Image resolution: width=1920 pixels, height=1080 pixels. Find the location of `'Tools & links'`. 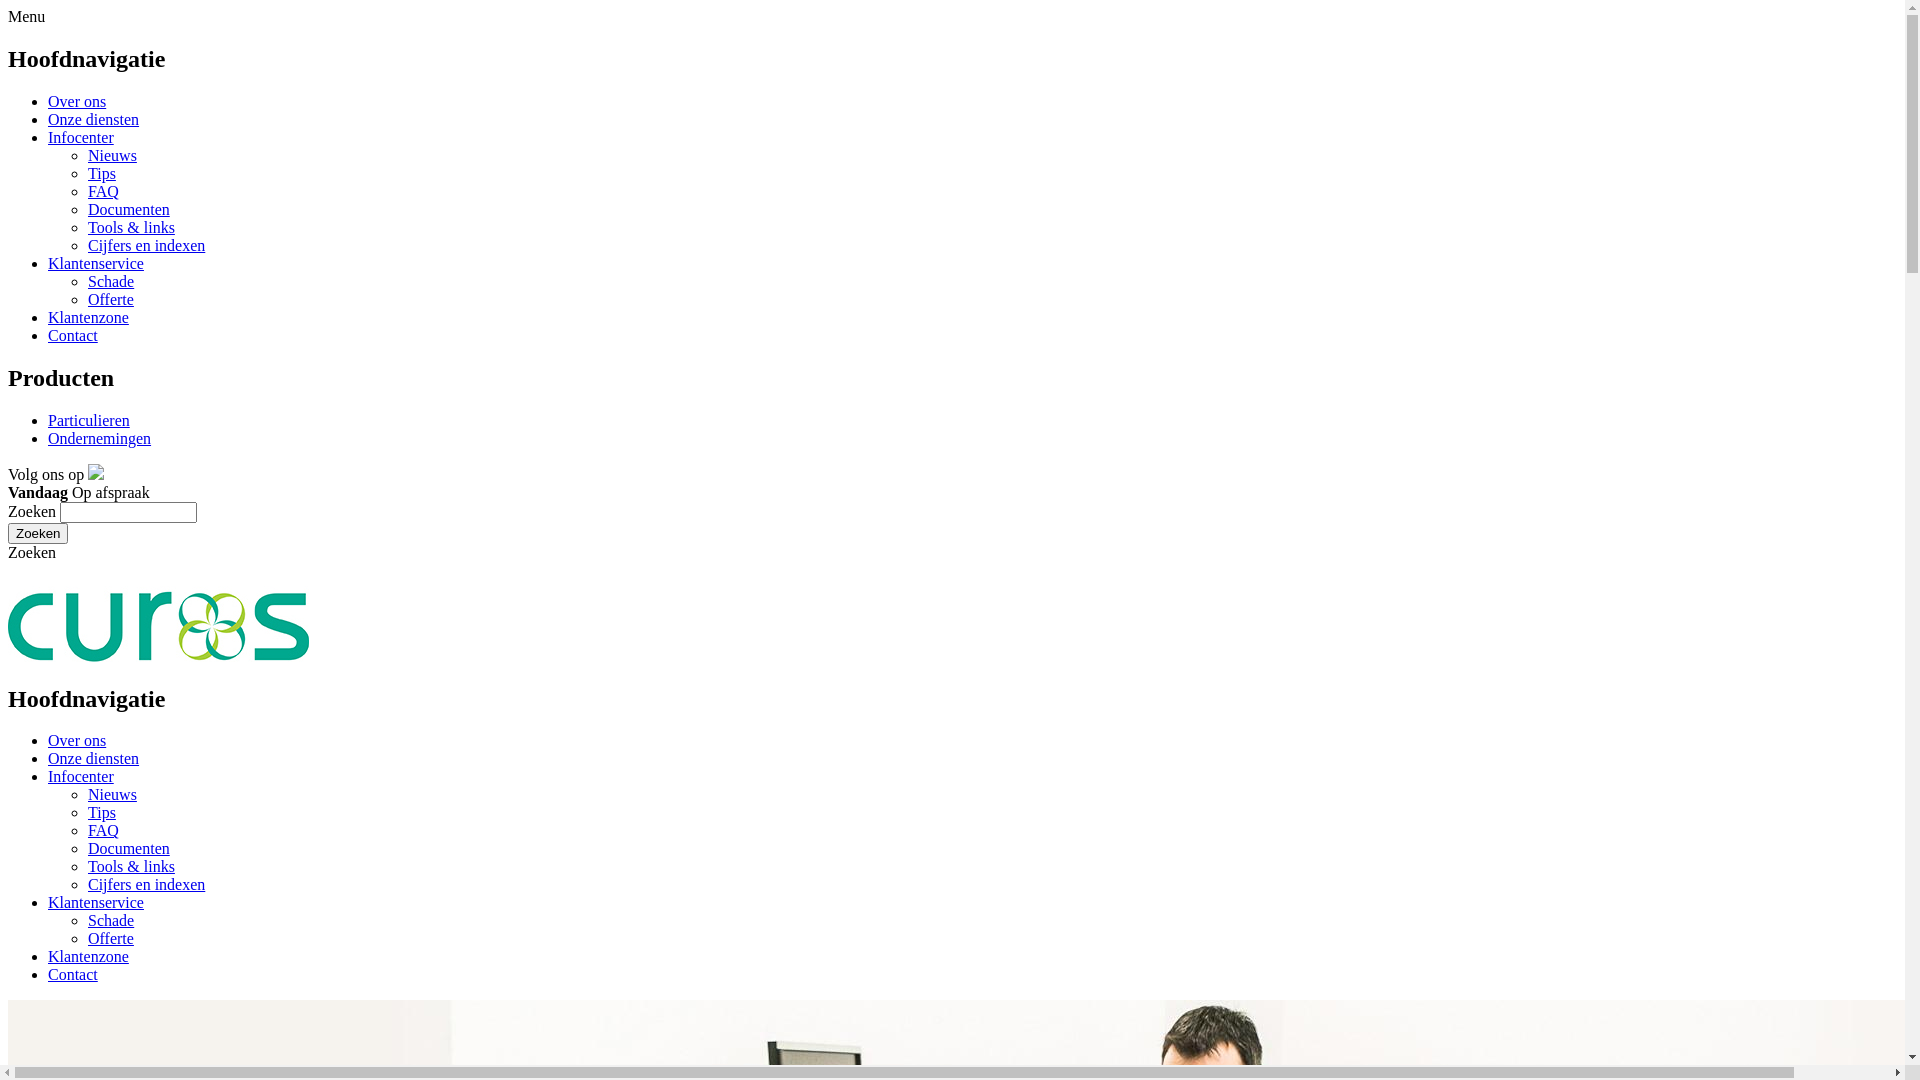

'Tools & links' is located at coordinates (130, 226).